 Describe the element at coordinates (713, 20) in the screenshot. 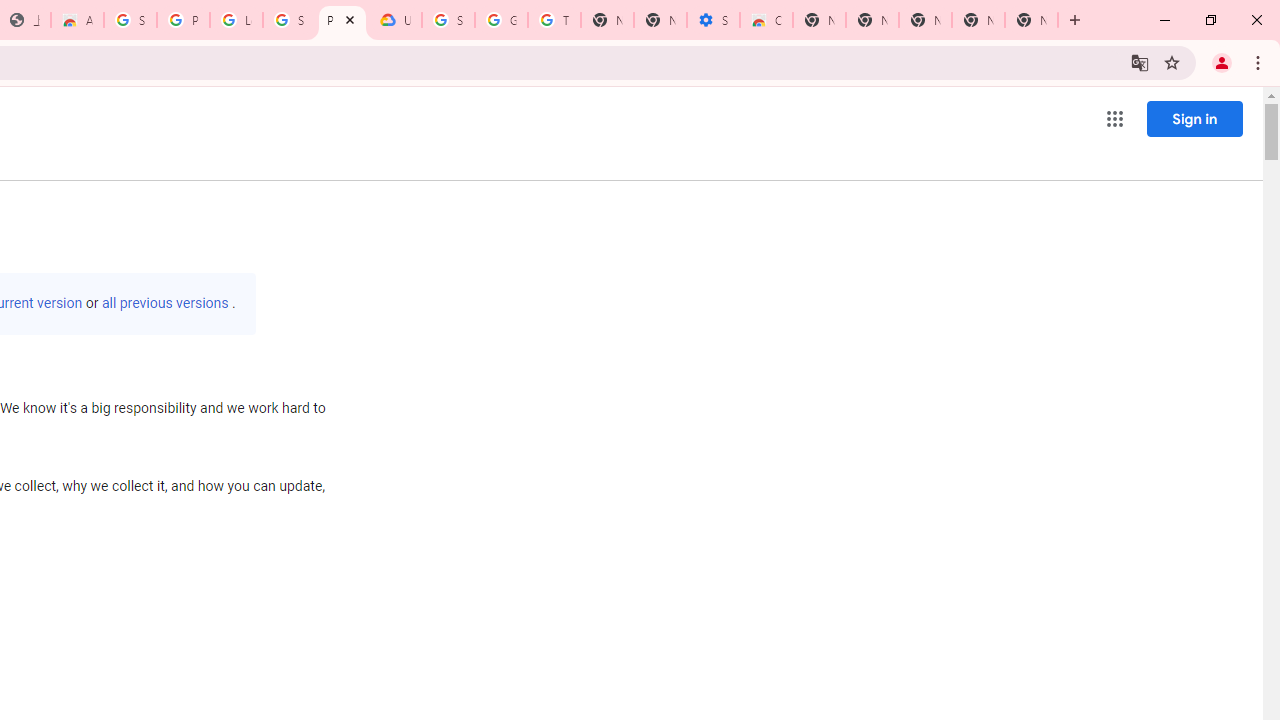

I see `'Settings - Accessibility'` at that location.